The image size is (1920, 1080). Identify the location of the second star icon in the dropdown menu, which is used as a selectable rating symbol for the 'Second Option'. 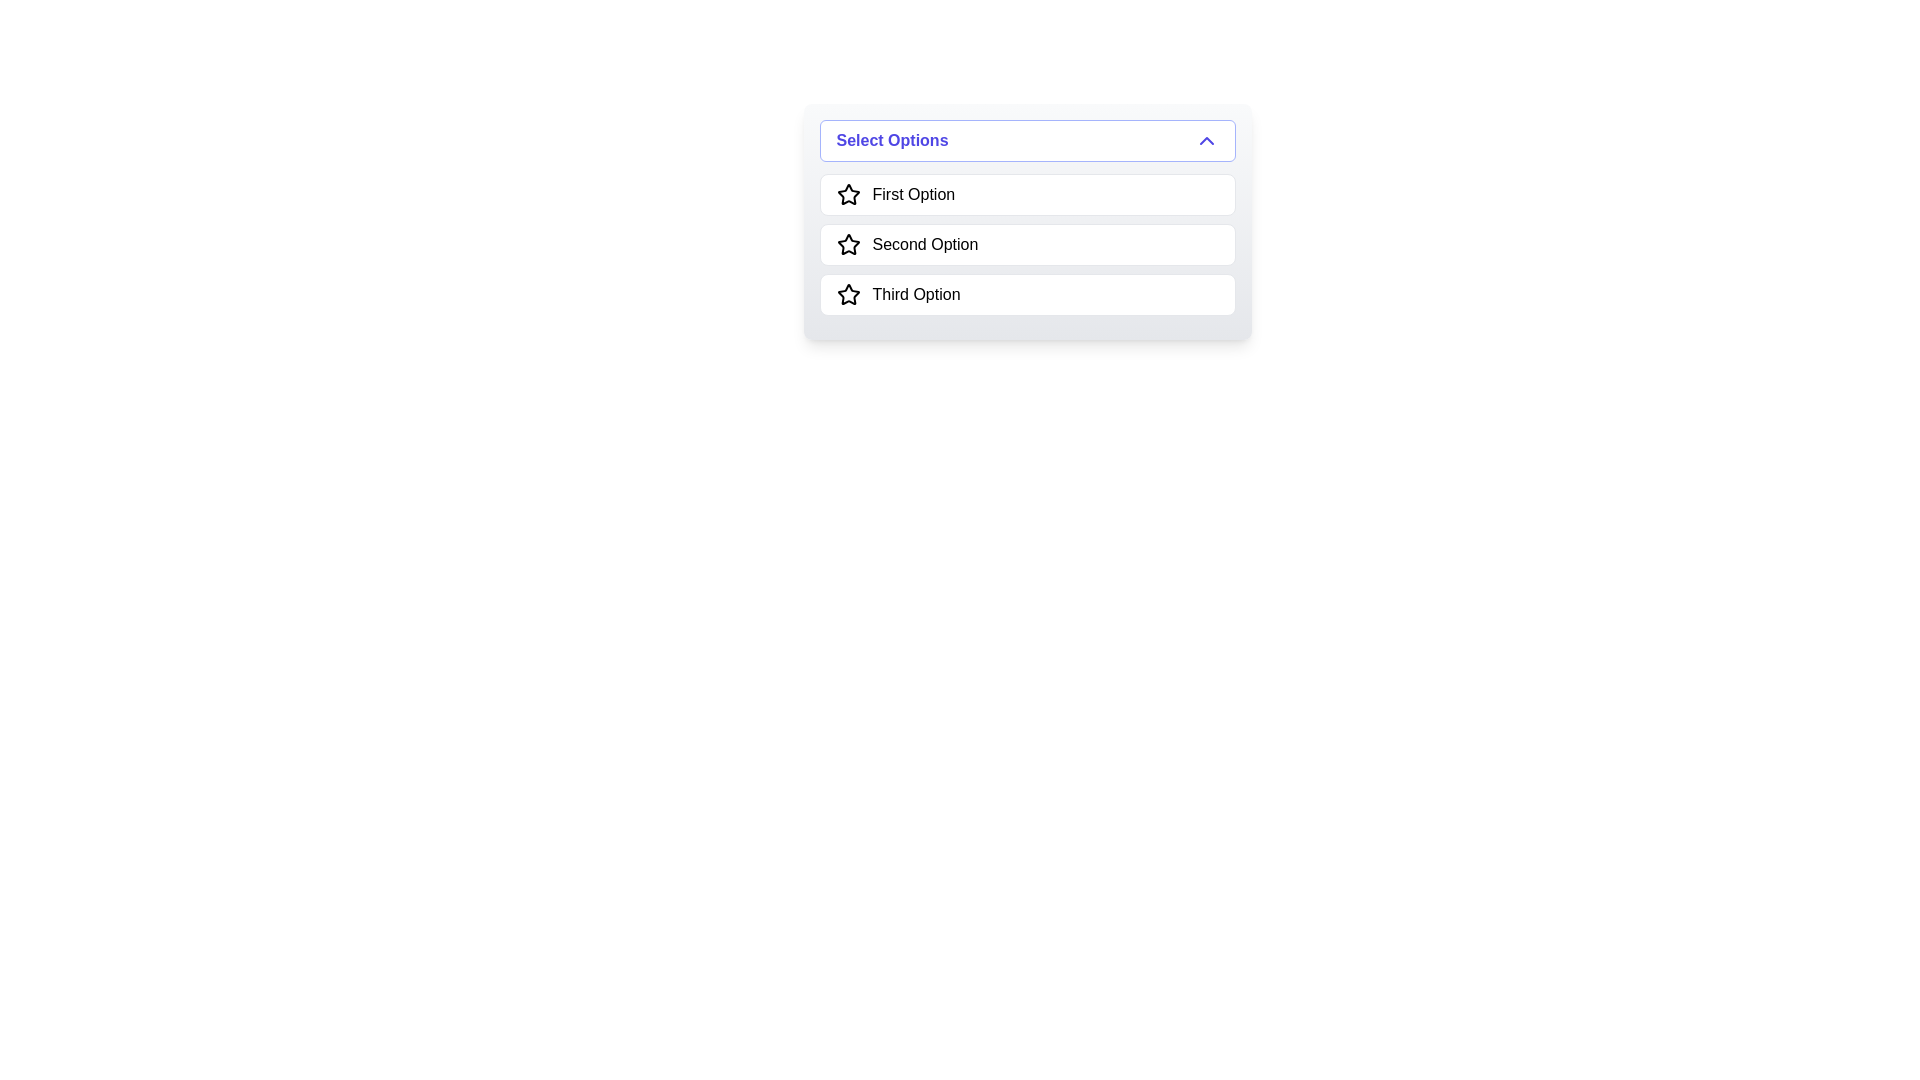
(848, 243).